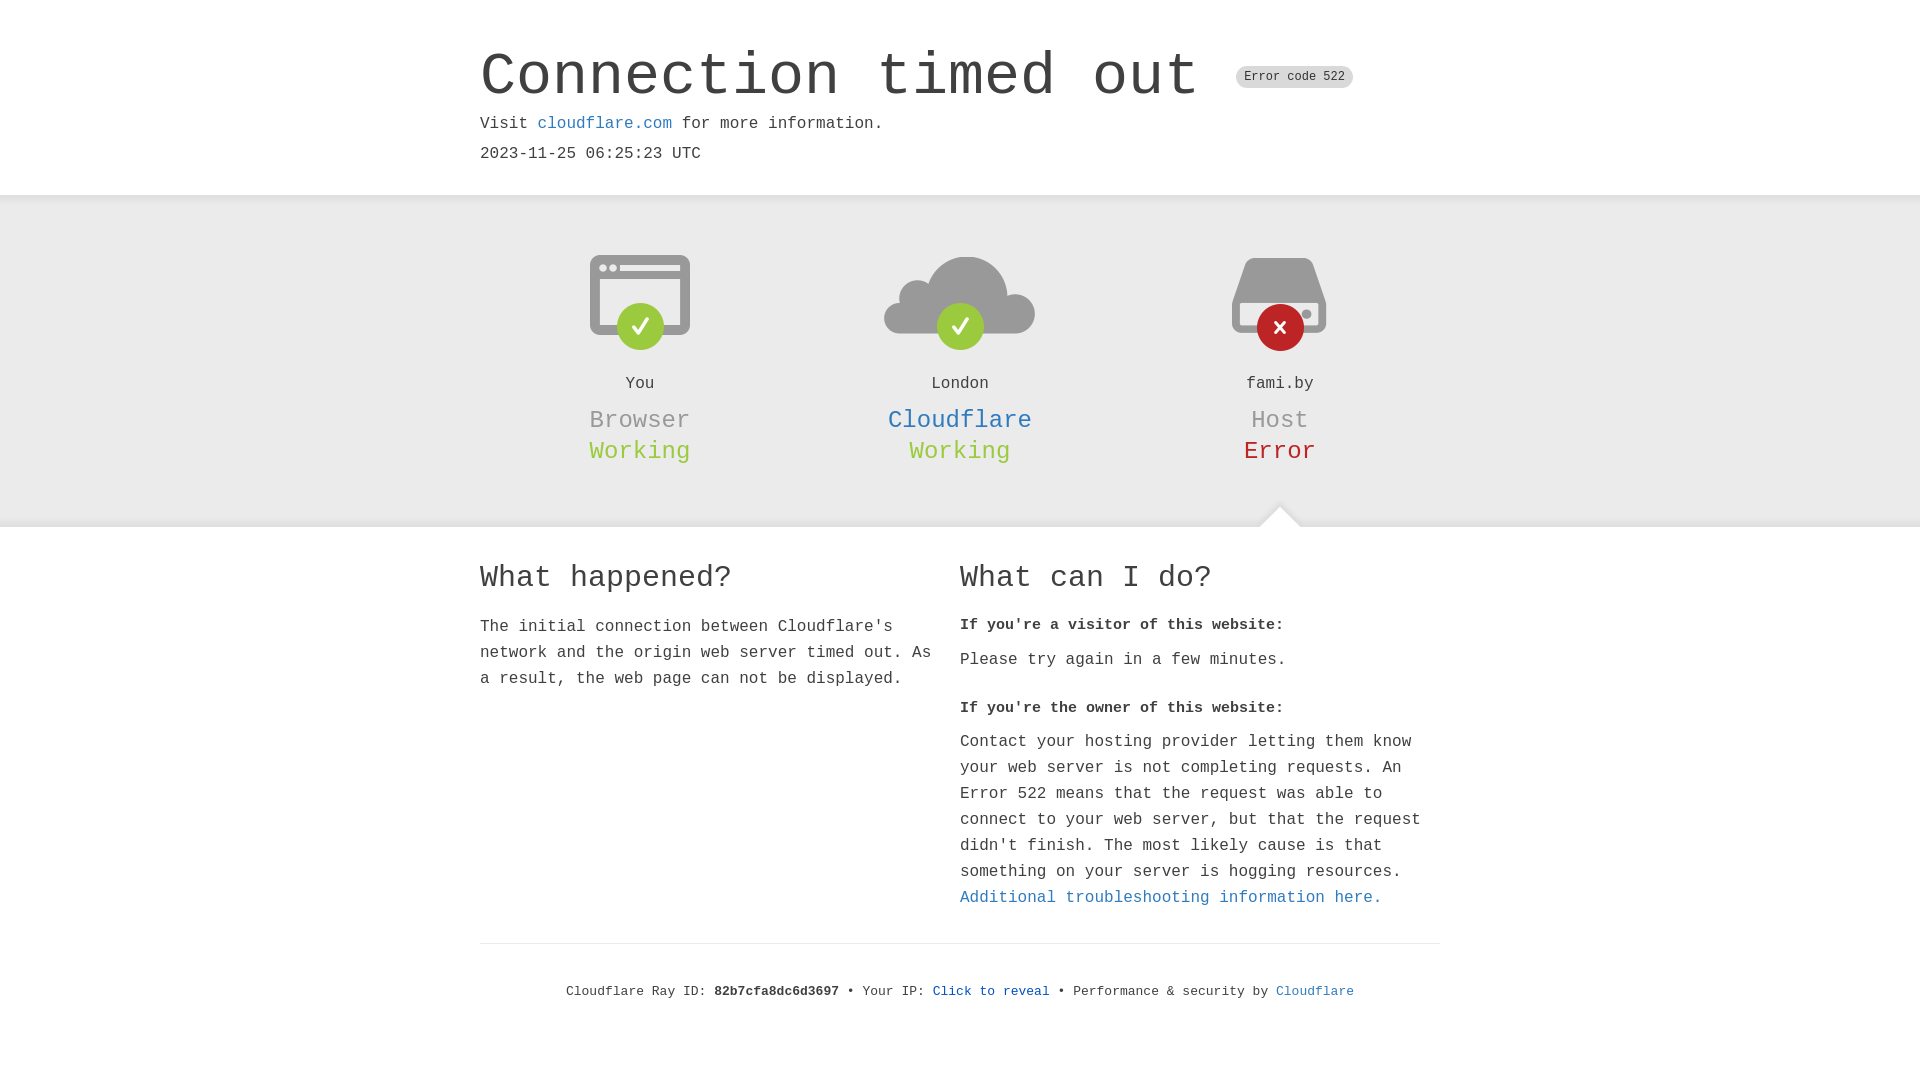 The image size is (1920, 1080). What do you see at coordinates (1171, 897) in the screenshot?
I see `'Additional troubleshooting information here.'` at bounding box center [1171, 897].